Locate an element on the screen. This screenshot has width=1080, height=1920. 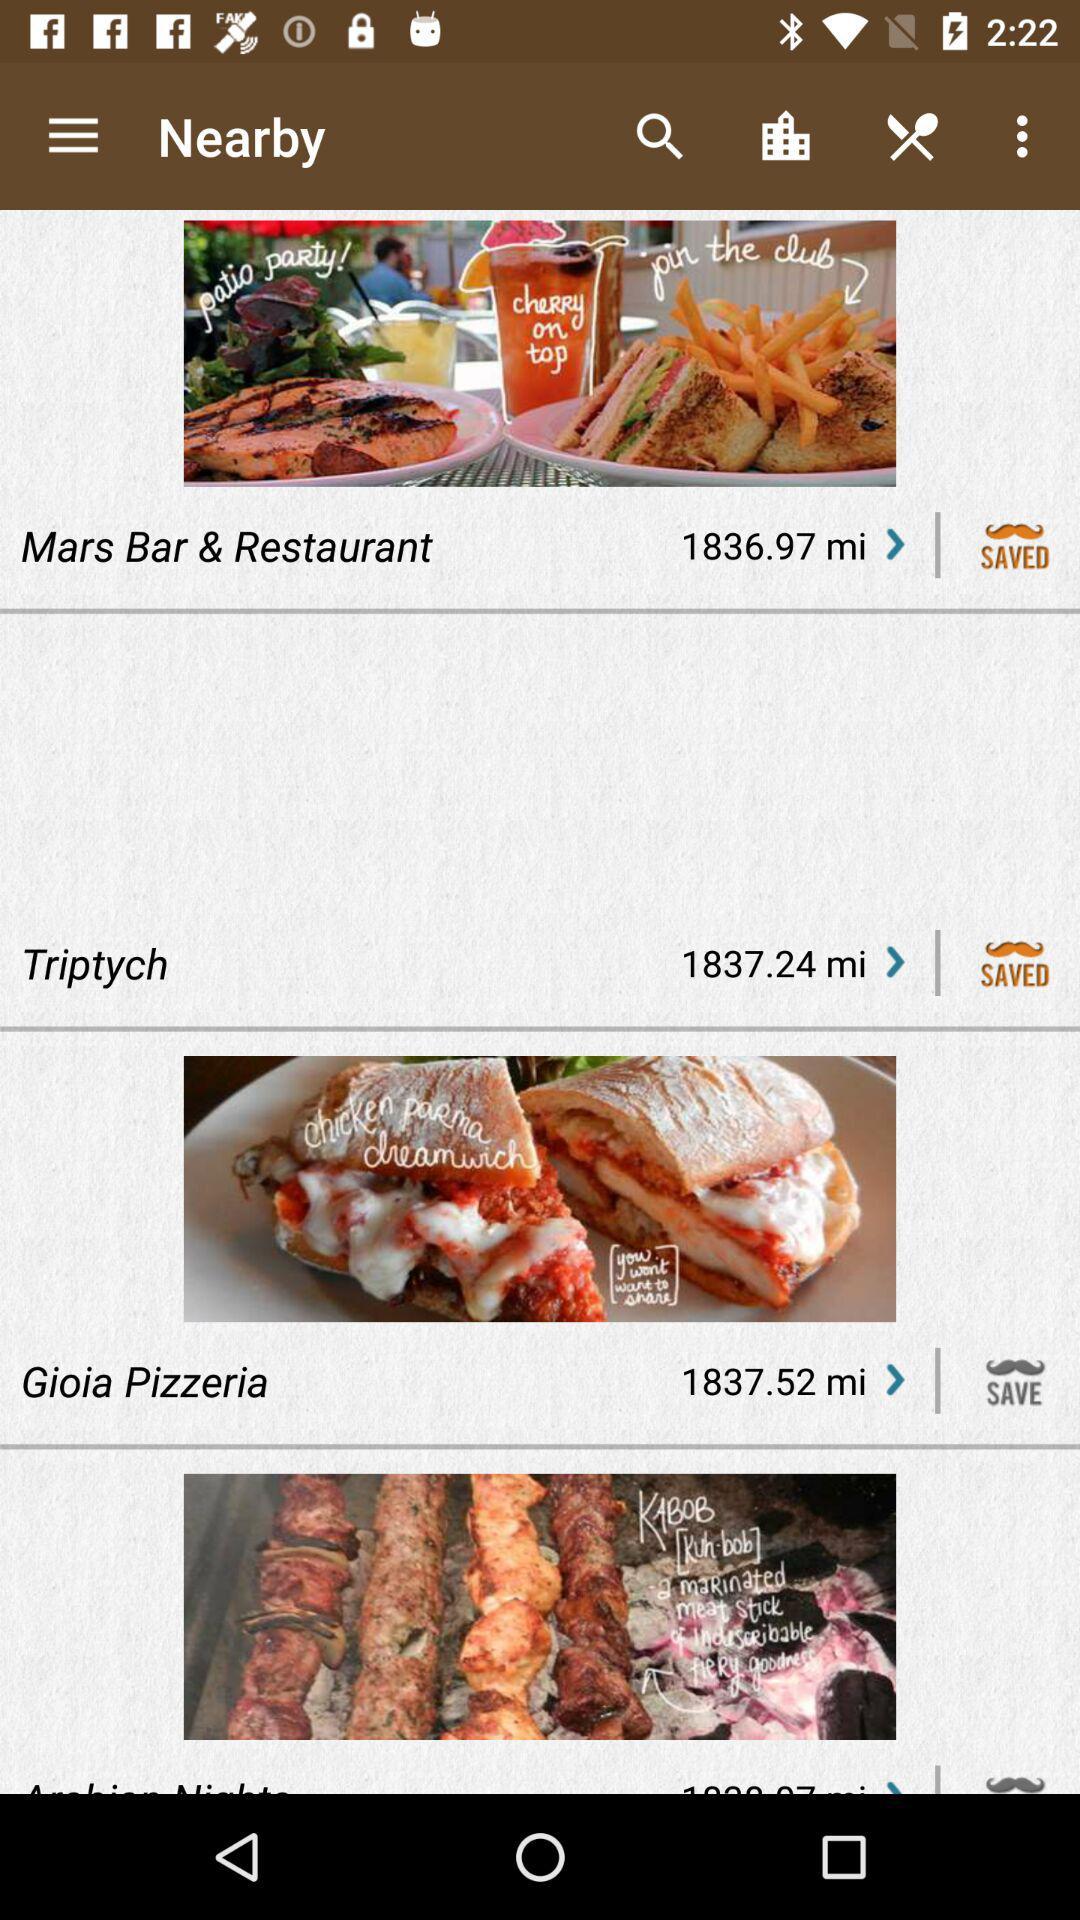
saved restaurant is located at coordinates (1015, 545).